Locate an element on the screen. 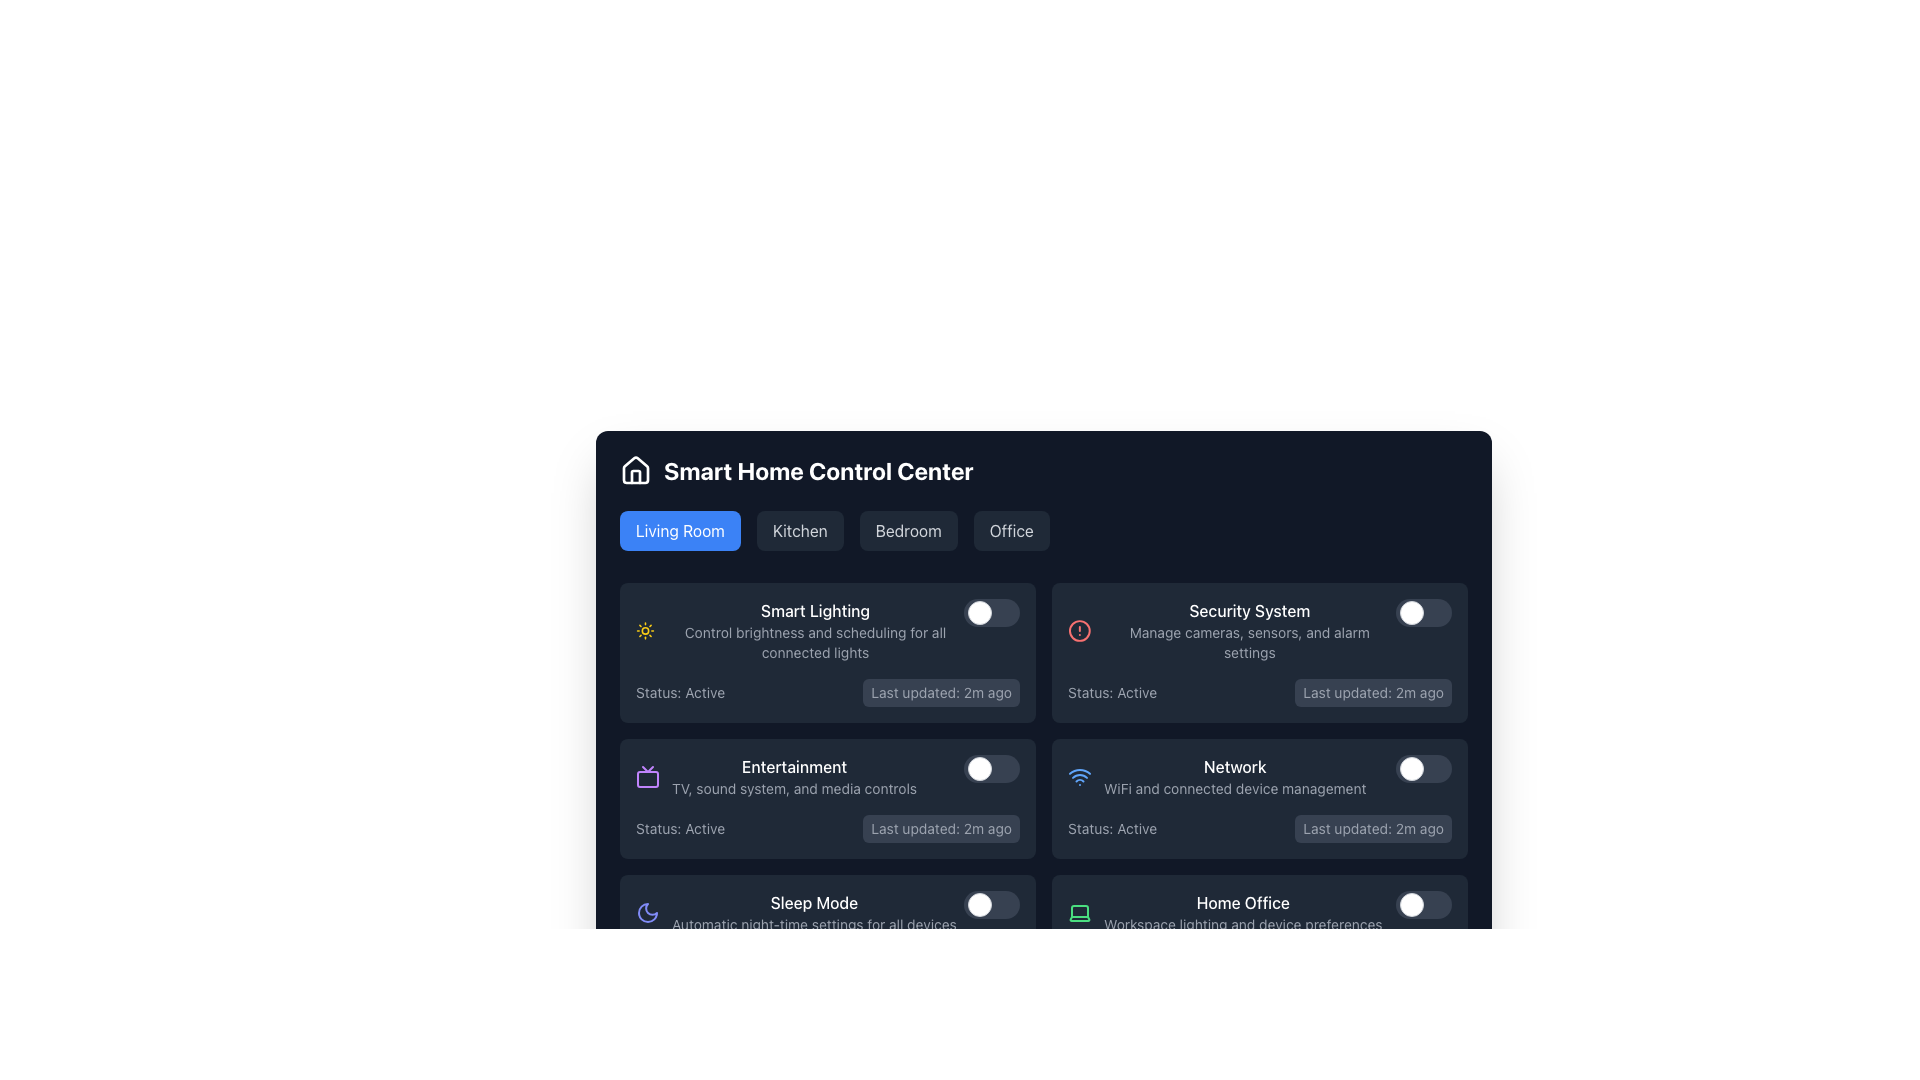 The image size is (1920, 1080). the crescent moon icon representing the 'Sleep Mode' feature located in the bottom row of the 'Living Room' tab is located at coordinates (648, 913).